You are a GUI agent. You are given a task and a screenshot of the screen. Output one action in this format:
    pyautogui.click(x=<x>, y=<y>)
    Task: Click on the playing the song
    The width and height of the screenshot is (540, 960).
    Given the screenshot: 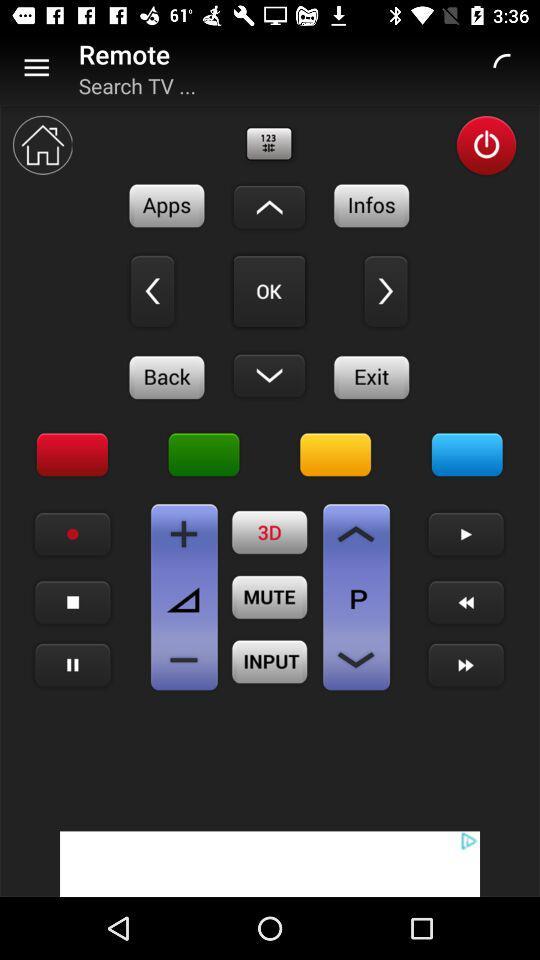 What is the action you would take?
    pyautogui.click(x=72, y=665)
    